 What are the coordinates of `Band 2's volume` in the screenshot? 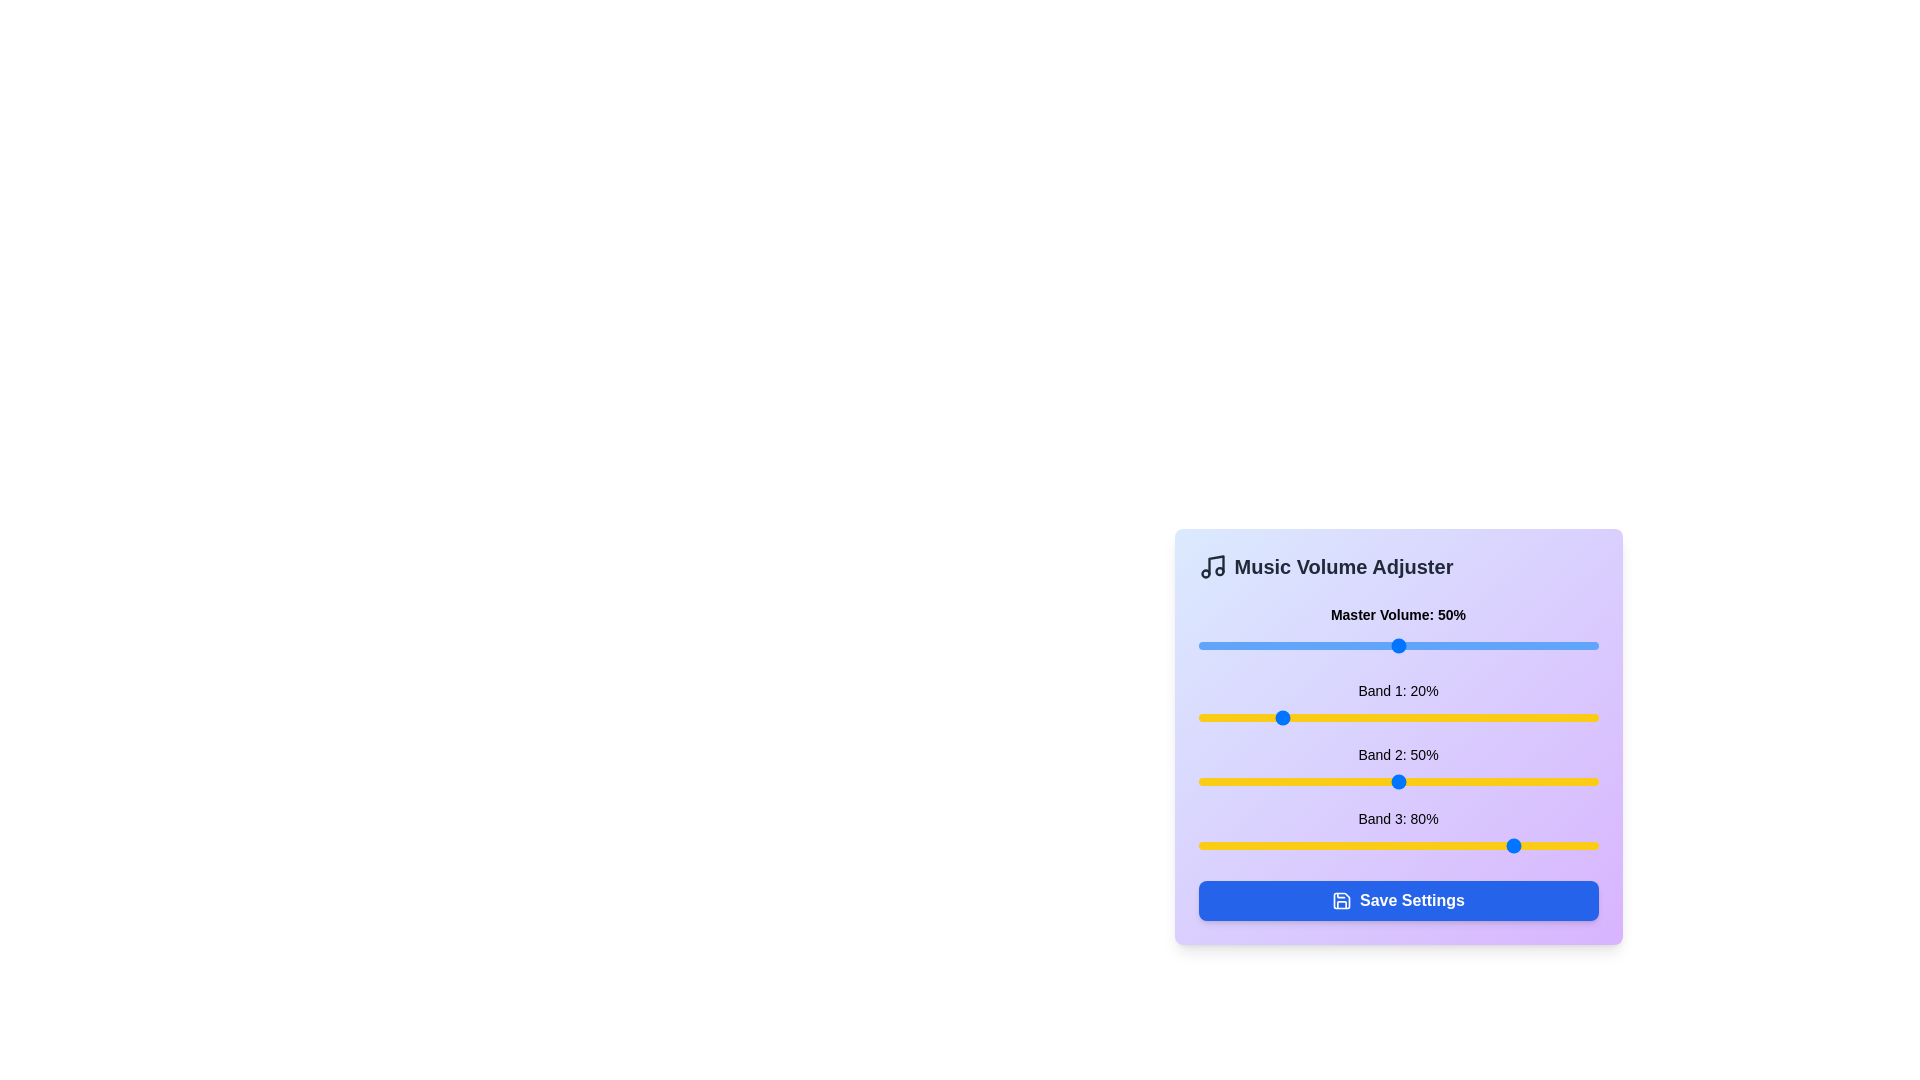 It's located at (1273, 781).